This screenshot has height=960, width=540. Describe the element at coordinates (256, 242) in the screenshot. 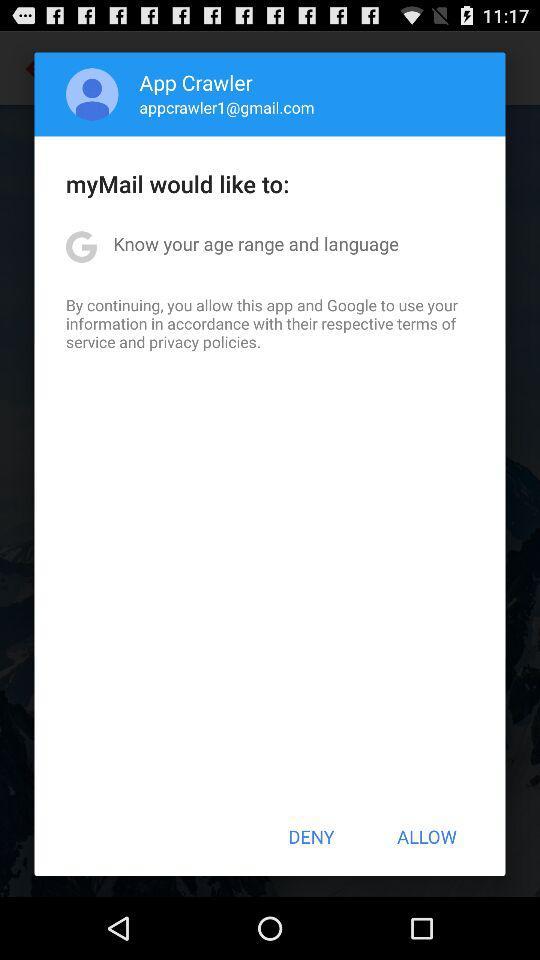

I see `know your age item` at that location.